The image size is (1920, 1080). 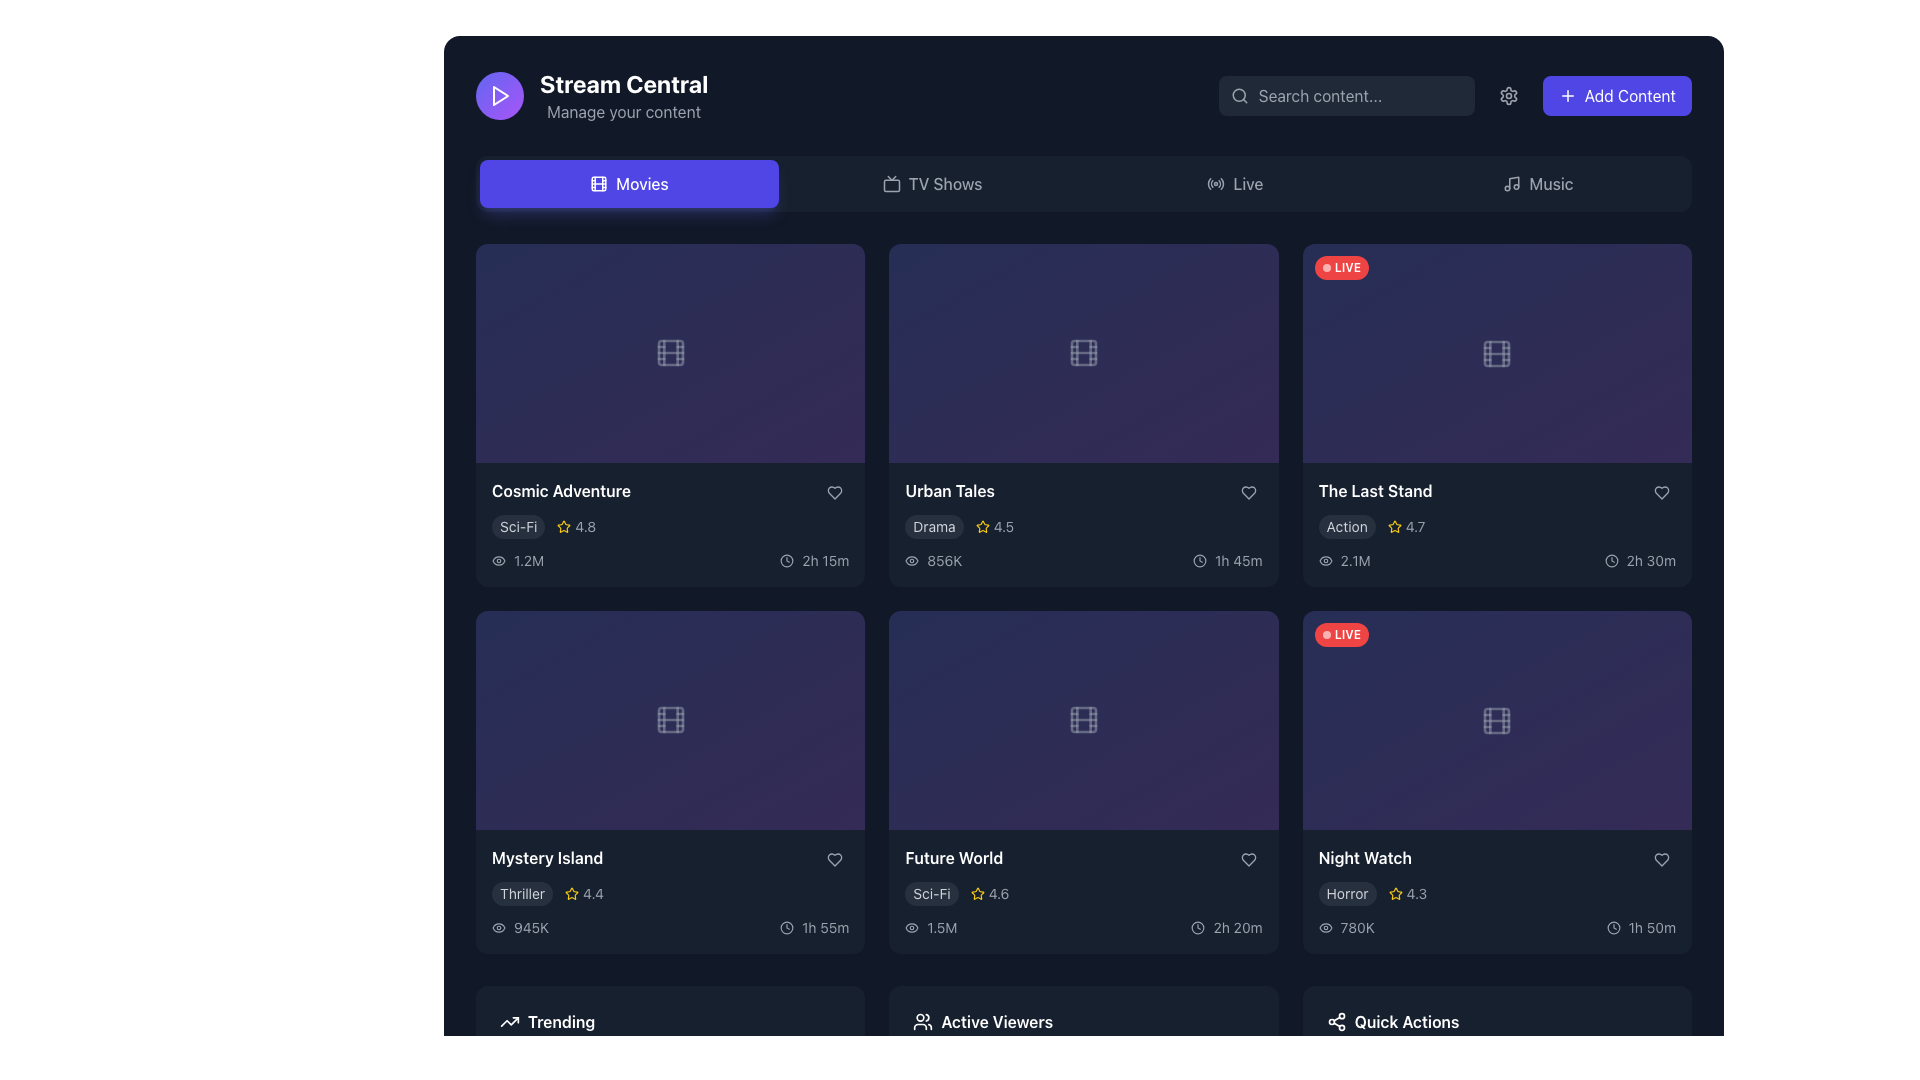 What do you see at coordinates (1497, 781) in the screenshot?
I see `the movie card for 'Night Watch'` at bounding box center [1497, 781].